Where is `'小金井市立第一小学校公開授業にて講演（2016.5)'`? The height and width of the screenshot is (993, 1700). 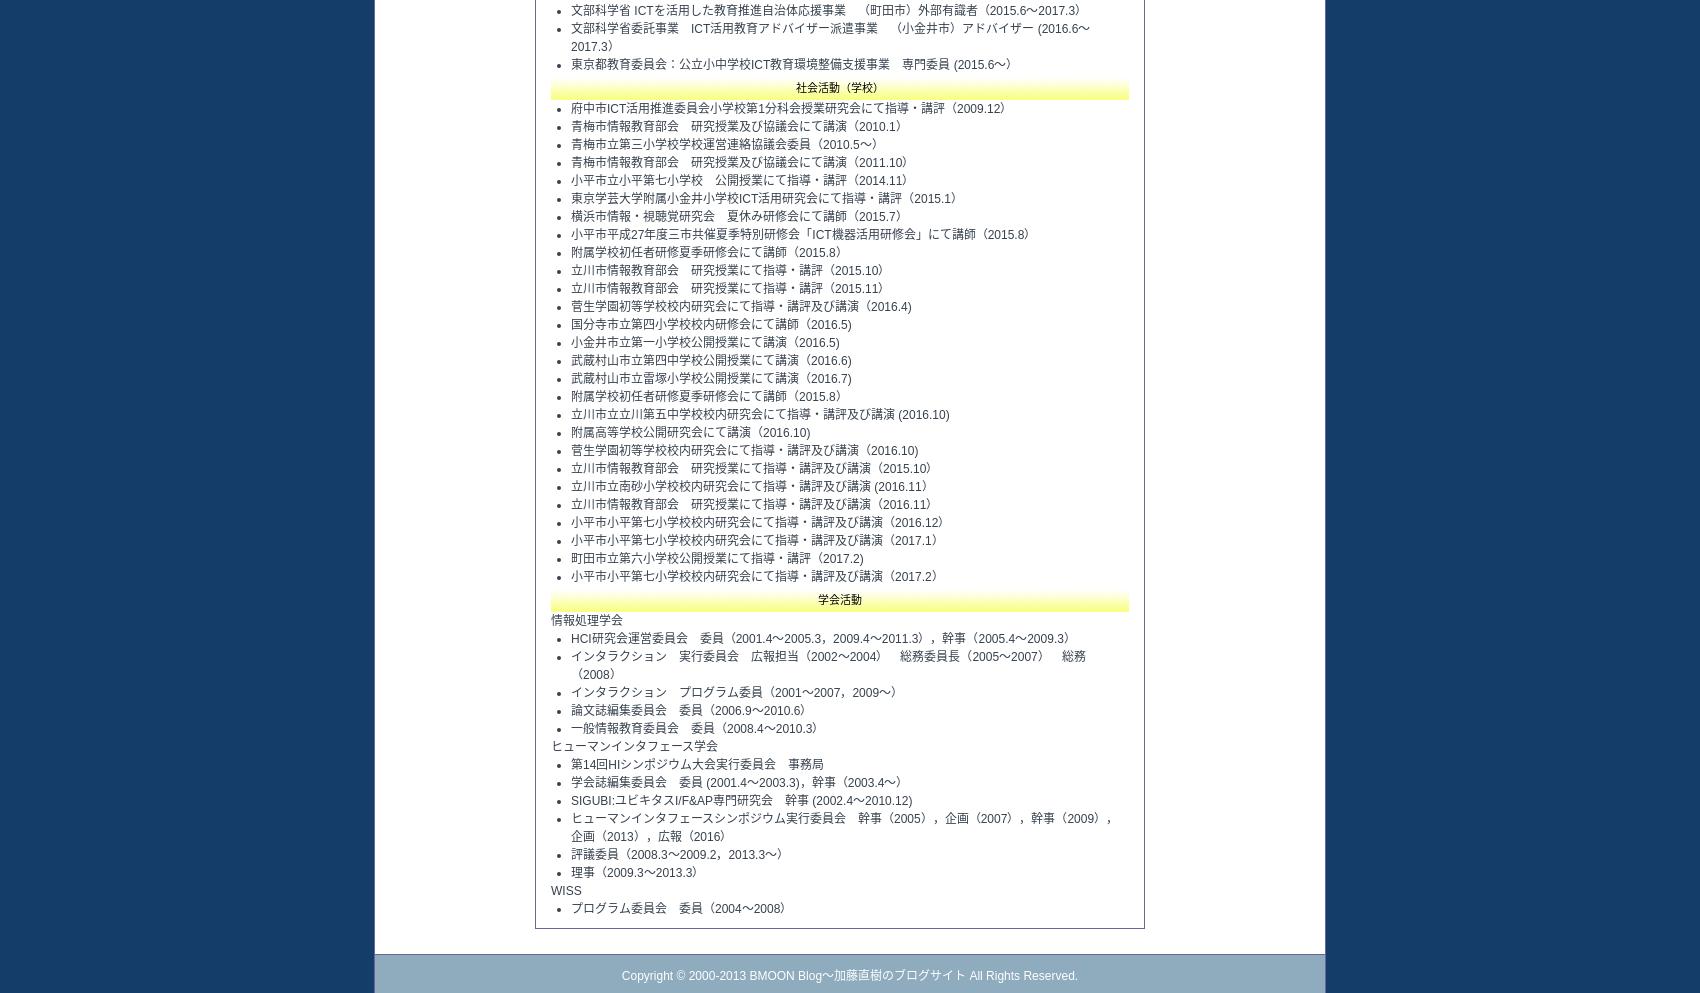
'小金井市立第一小学校公開授業にて講演（2016.5)' is located at coordinates (704, 341).